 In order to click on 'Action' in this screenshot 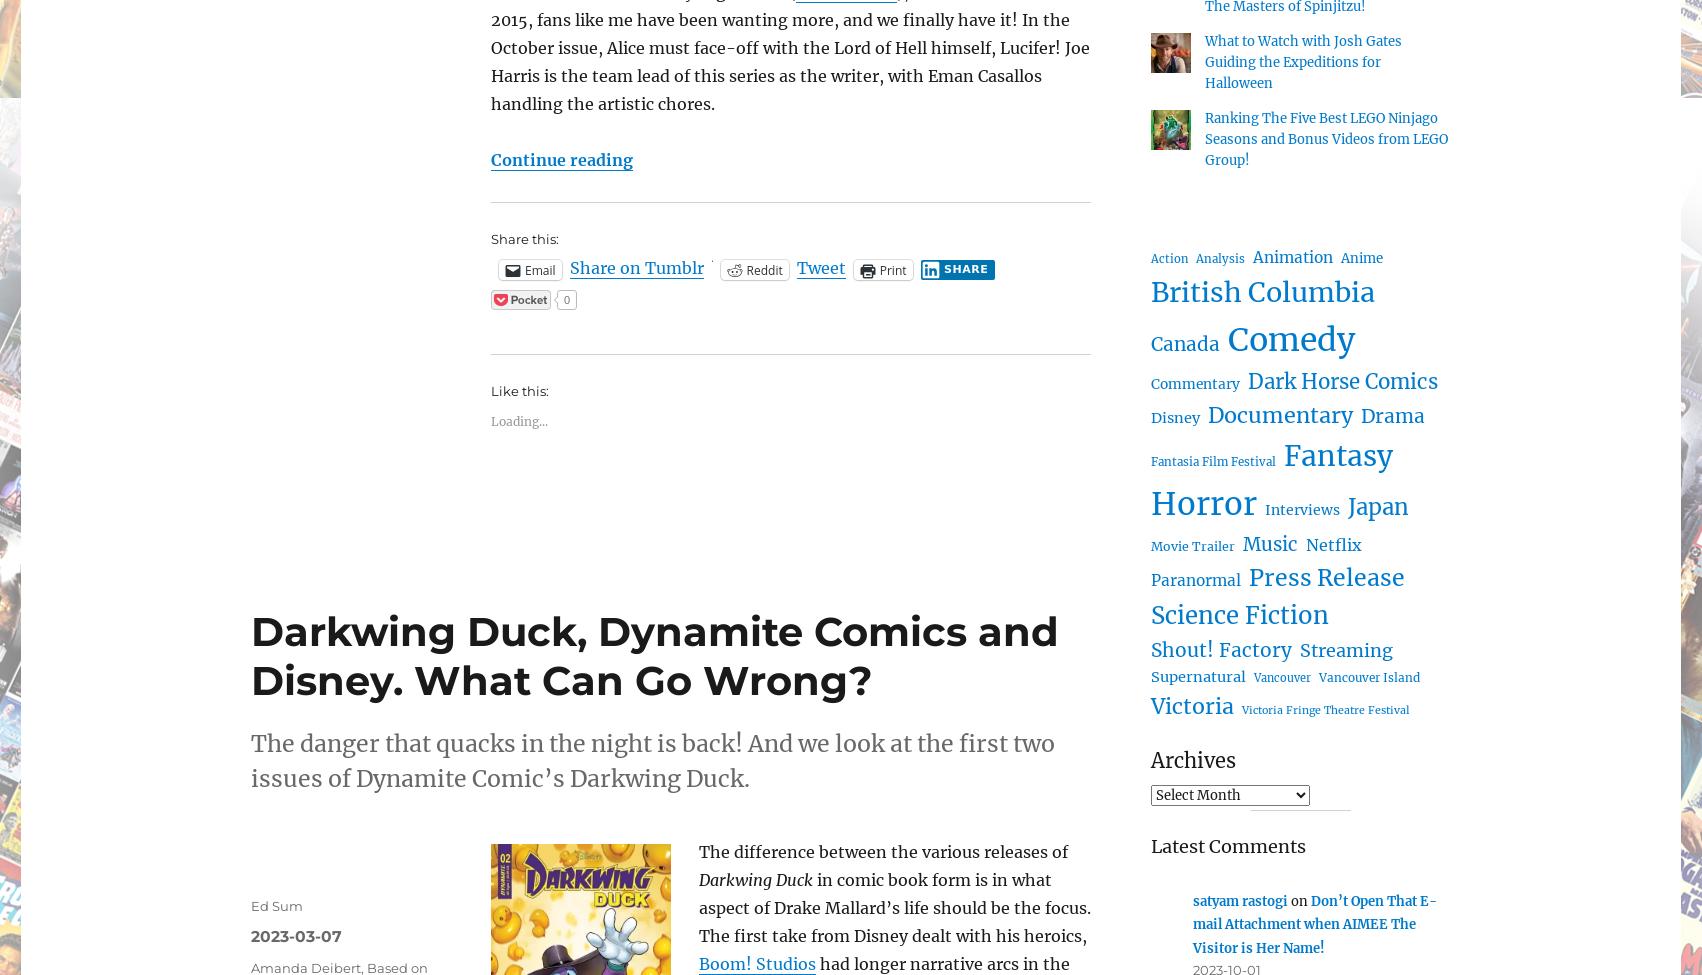, I will do `click(1169, 258)`.